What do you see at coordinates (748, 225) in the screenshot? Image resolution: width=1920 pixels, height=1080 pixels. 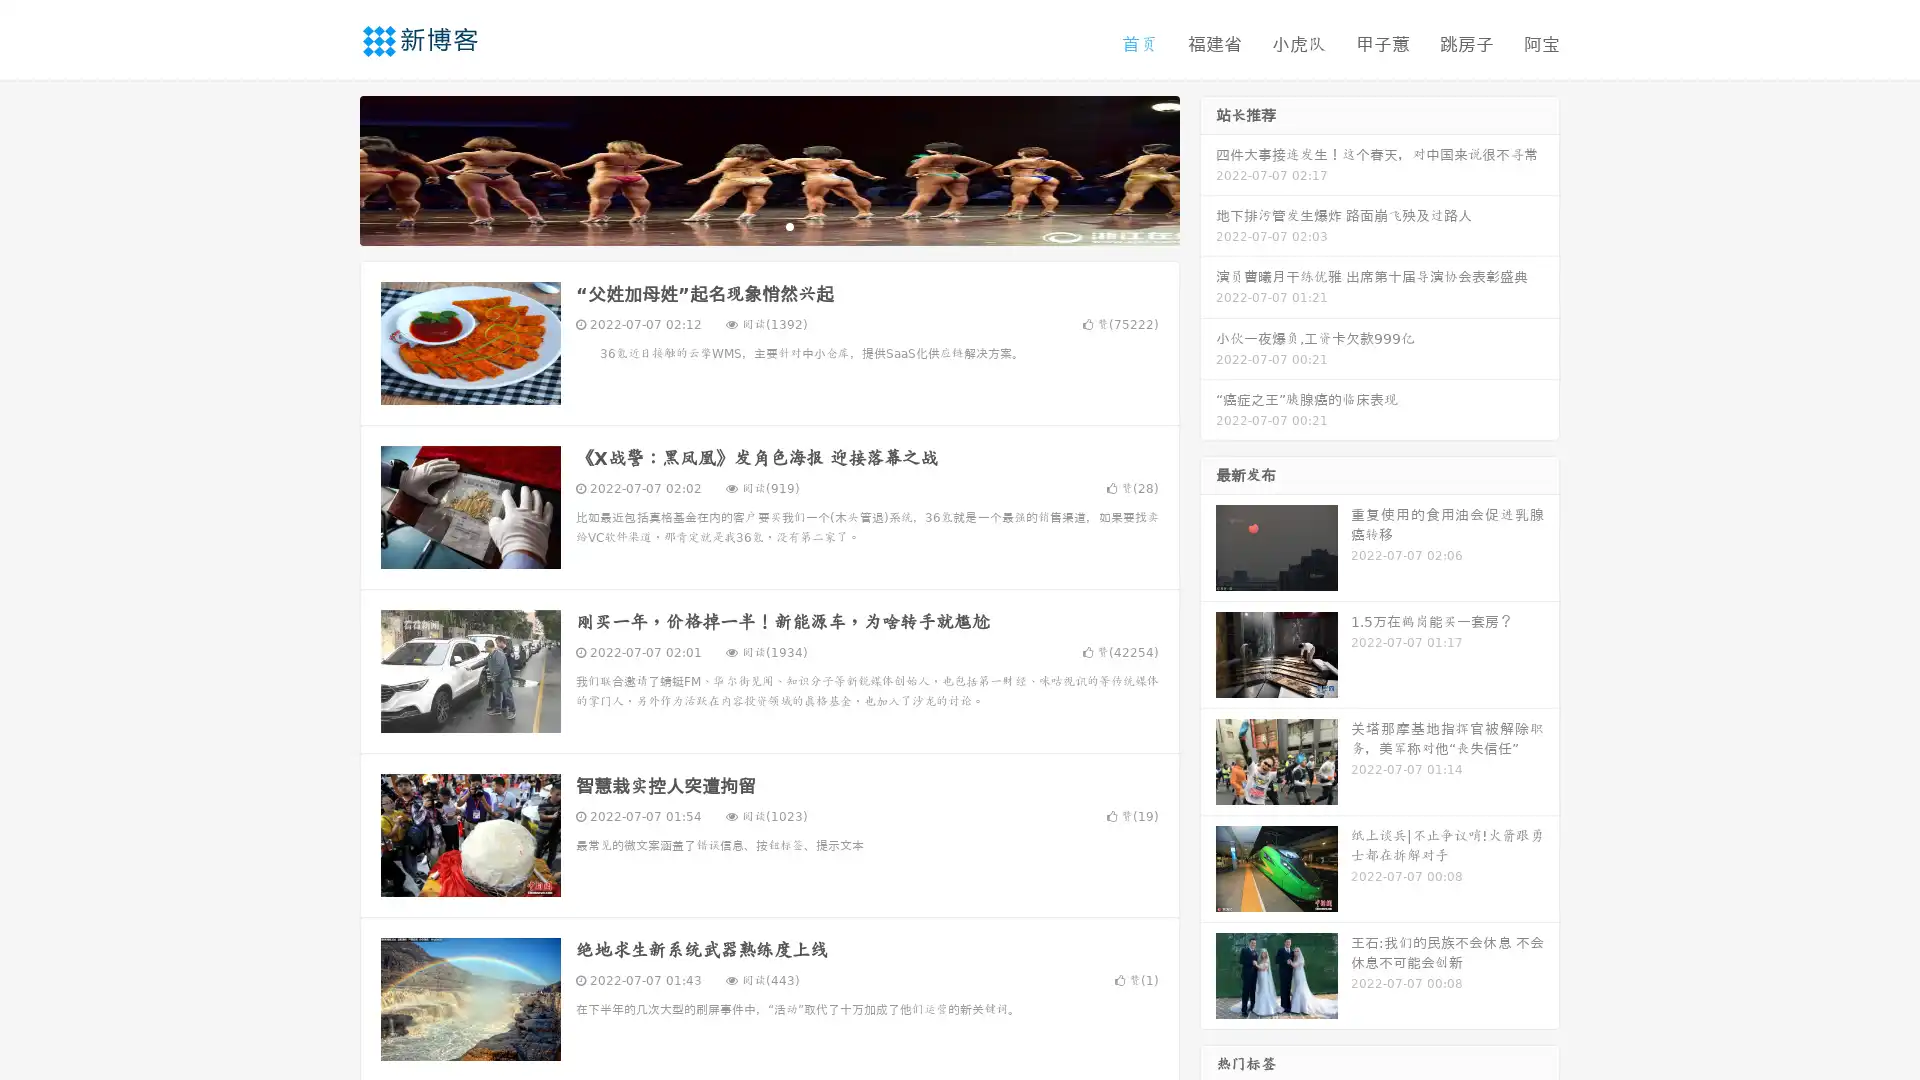 I see `Go to slide 1` at bounding box center [748, 225].